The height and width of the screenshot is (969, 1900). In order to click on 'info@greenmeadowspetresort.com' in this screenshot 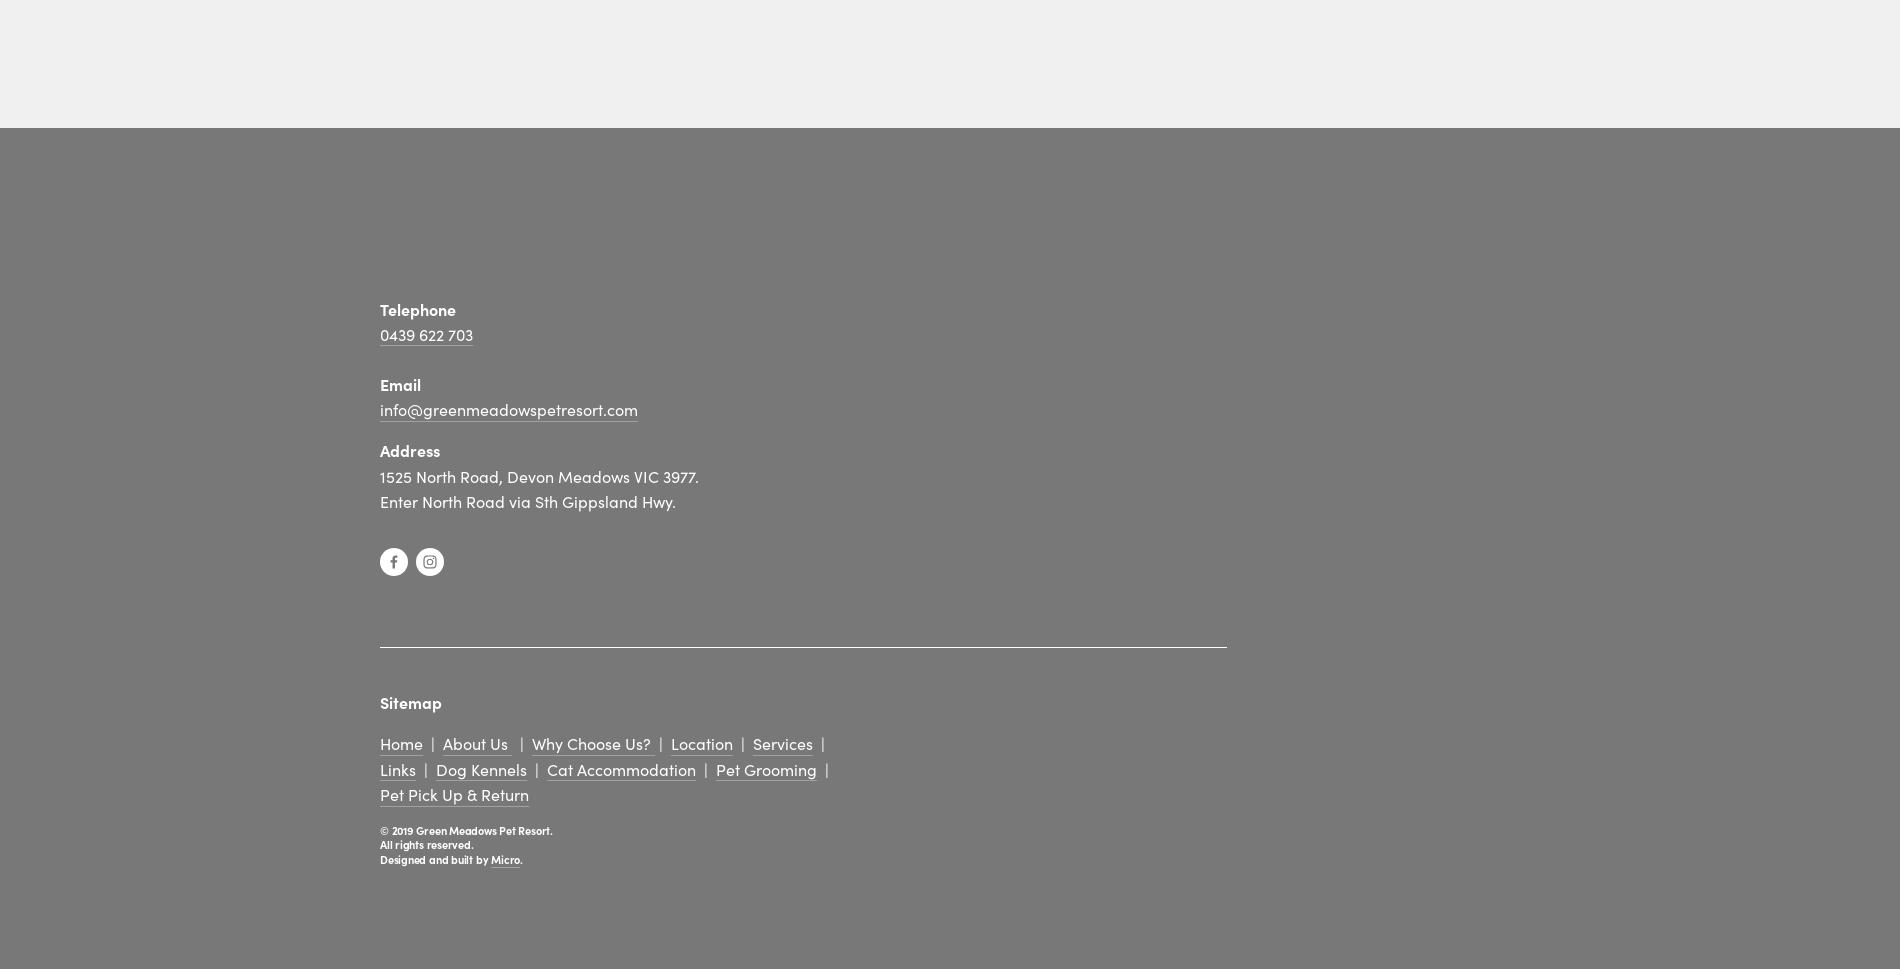, I will do `click(509, 408)`.